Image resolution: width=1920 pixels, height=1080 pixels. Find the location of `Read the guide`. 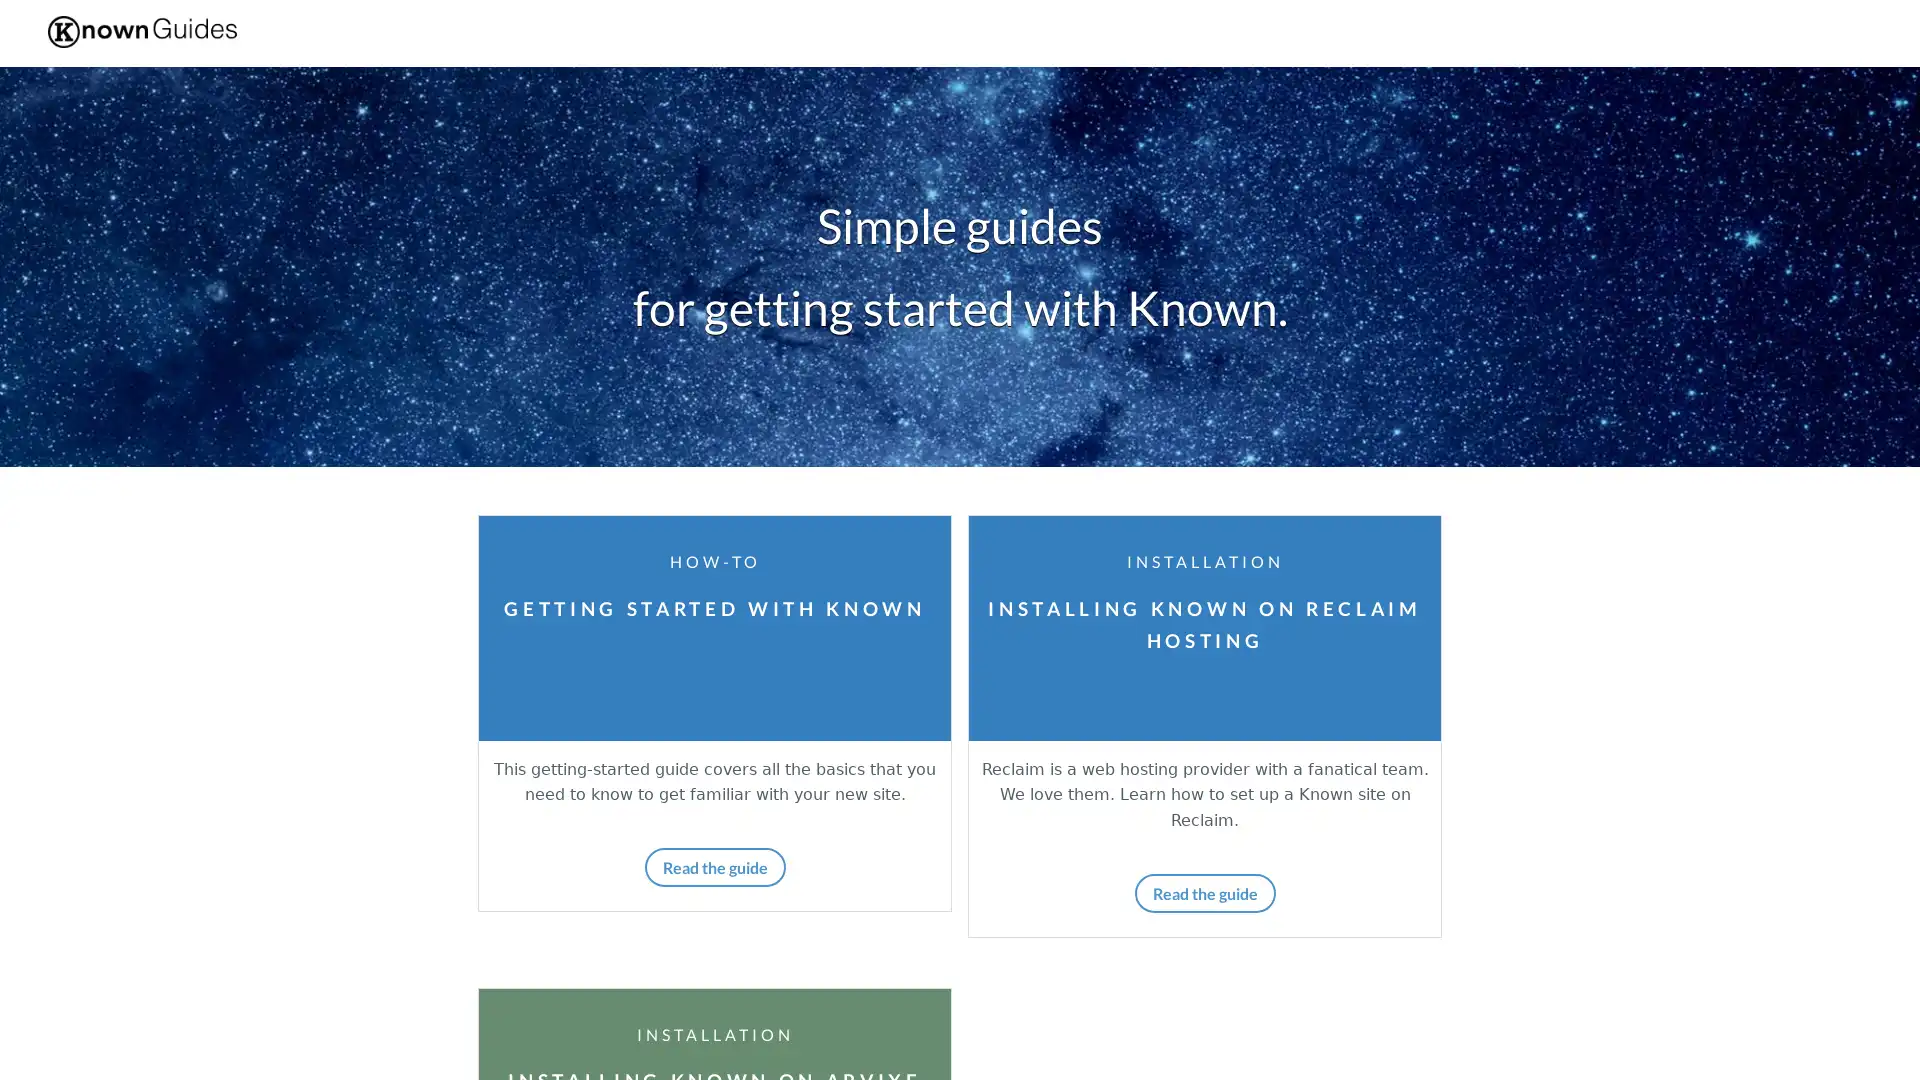

Read the guide is located at coordinates (1203, 891).